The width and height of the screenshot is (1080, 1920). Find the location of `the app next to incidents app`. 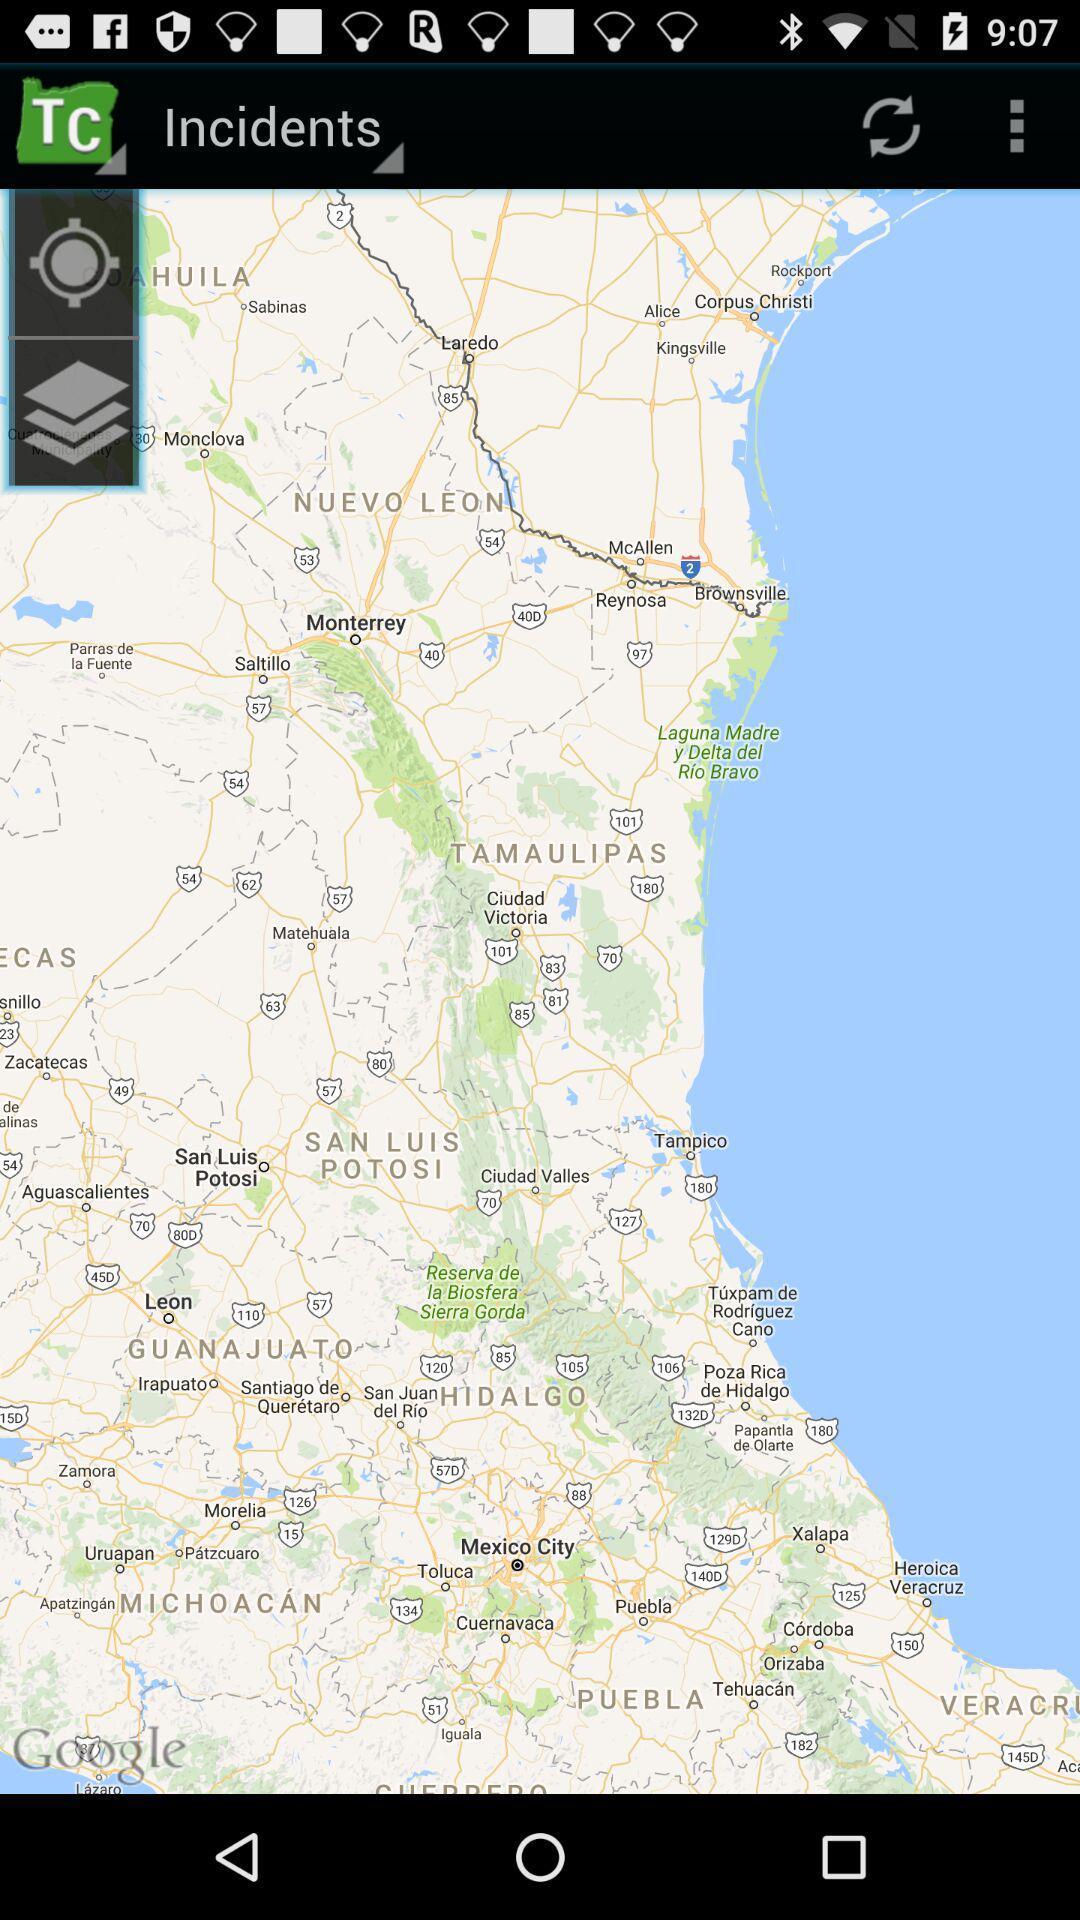

the app next to incidents app is located at coordinates (72, 124).